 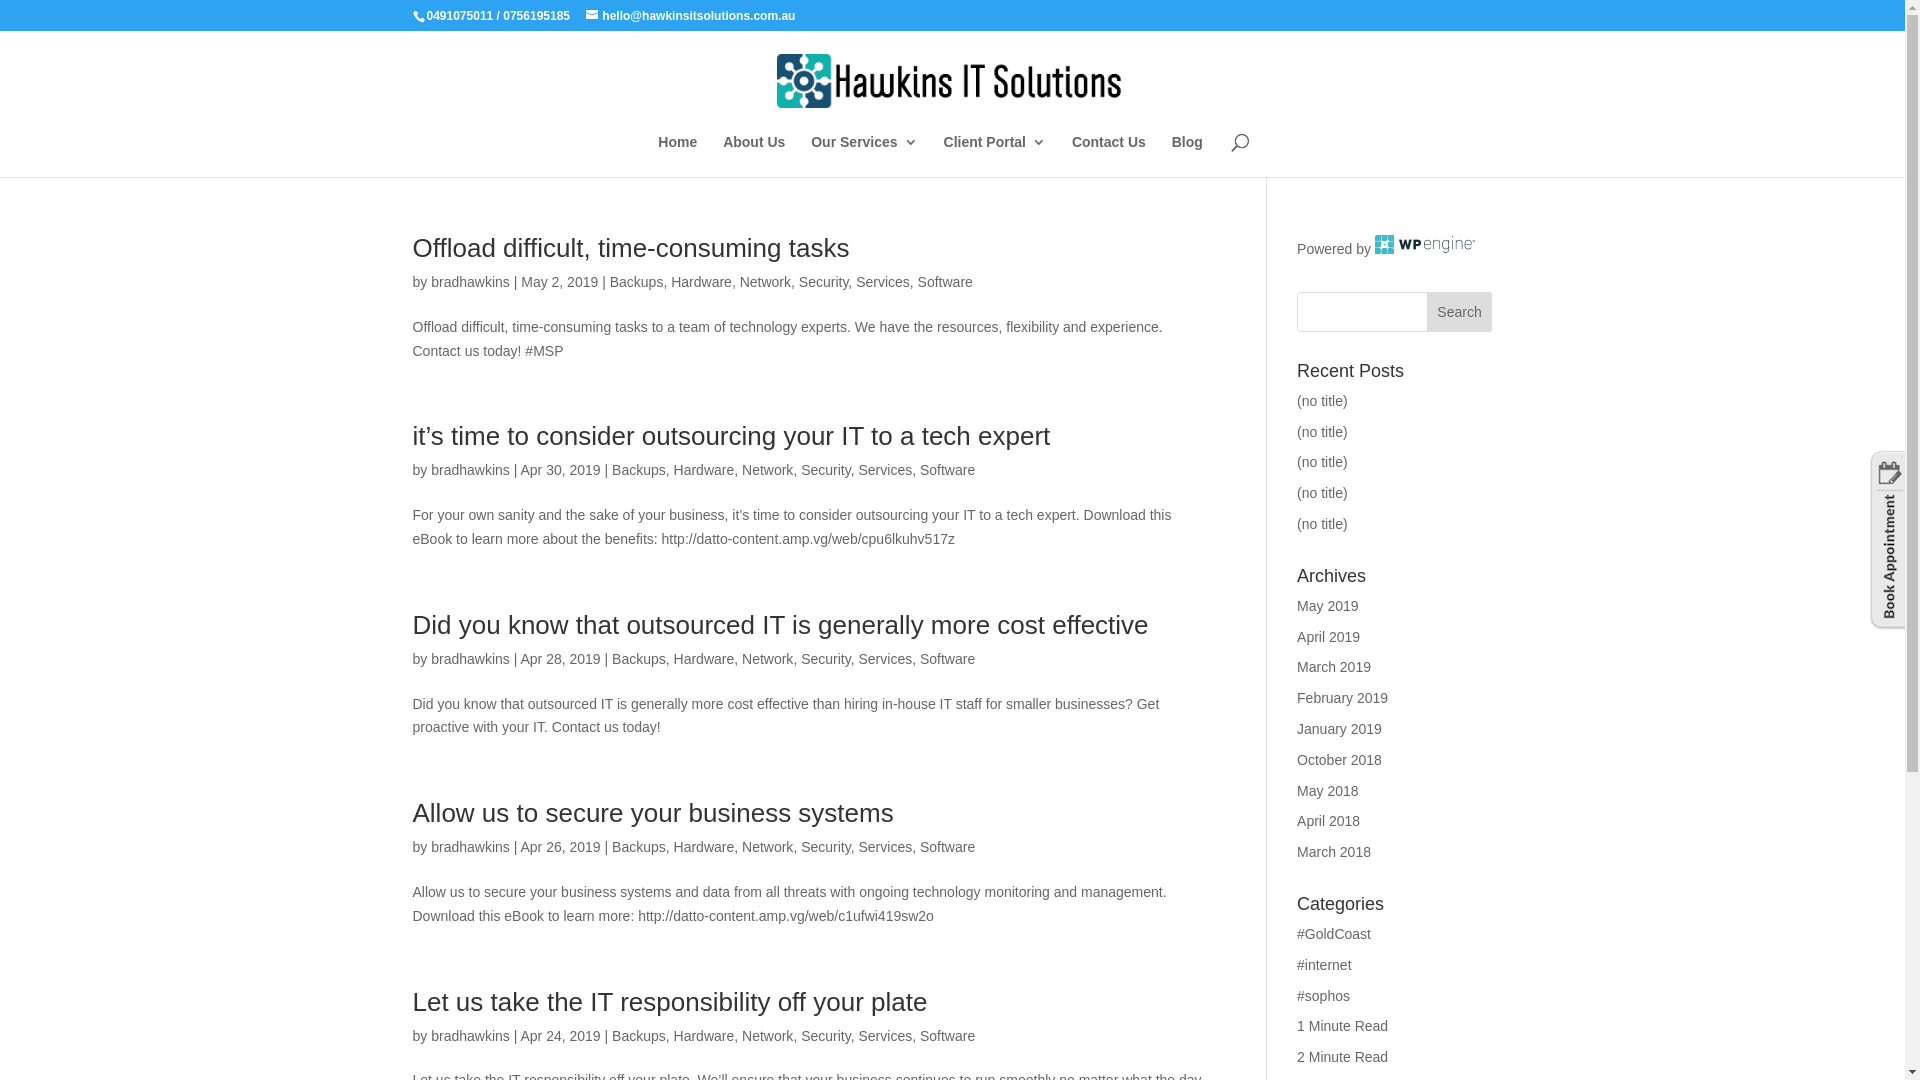 I want to click on '#GoldCoast', so click(x=1334, y=933).